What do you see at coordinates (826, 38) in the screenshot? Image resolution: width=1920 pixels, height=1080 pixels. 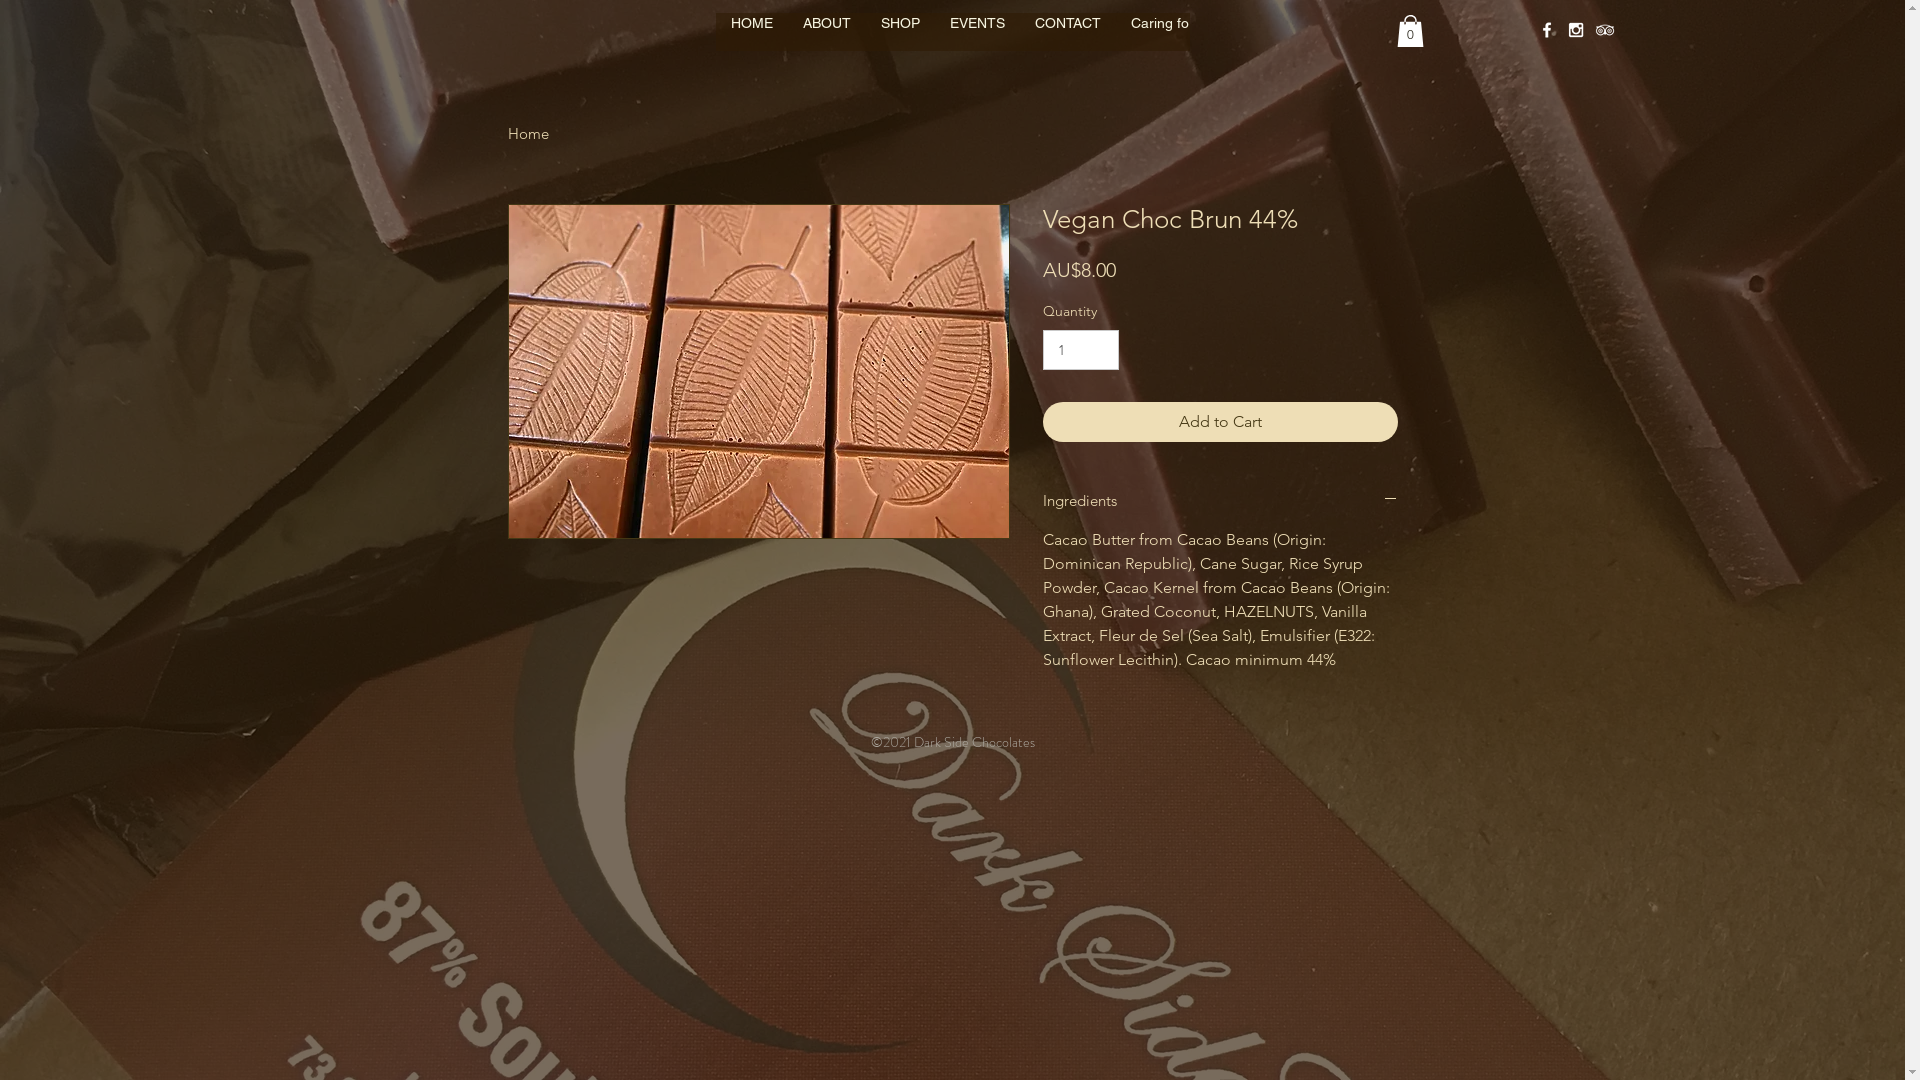 I see `'ABOUT'` at bounding box center [826, 38].